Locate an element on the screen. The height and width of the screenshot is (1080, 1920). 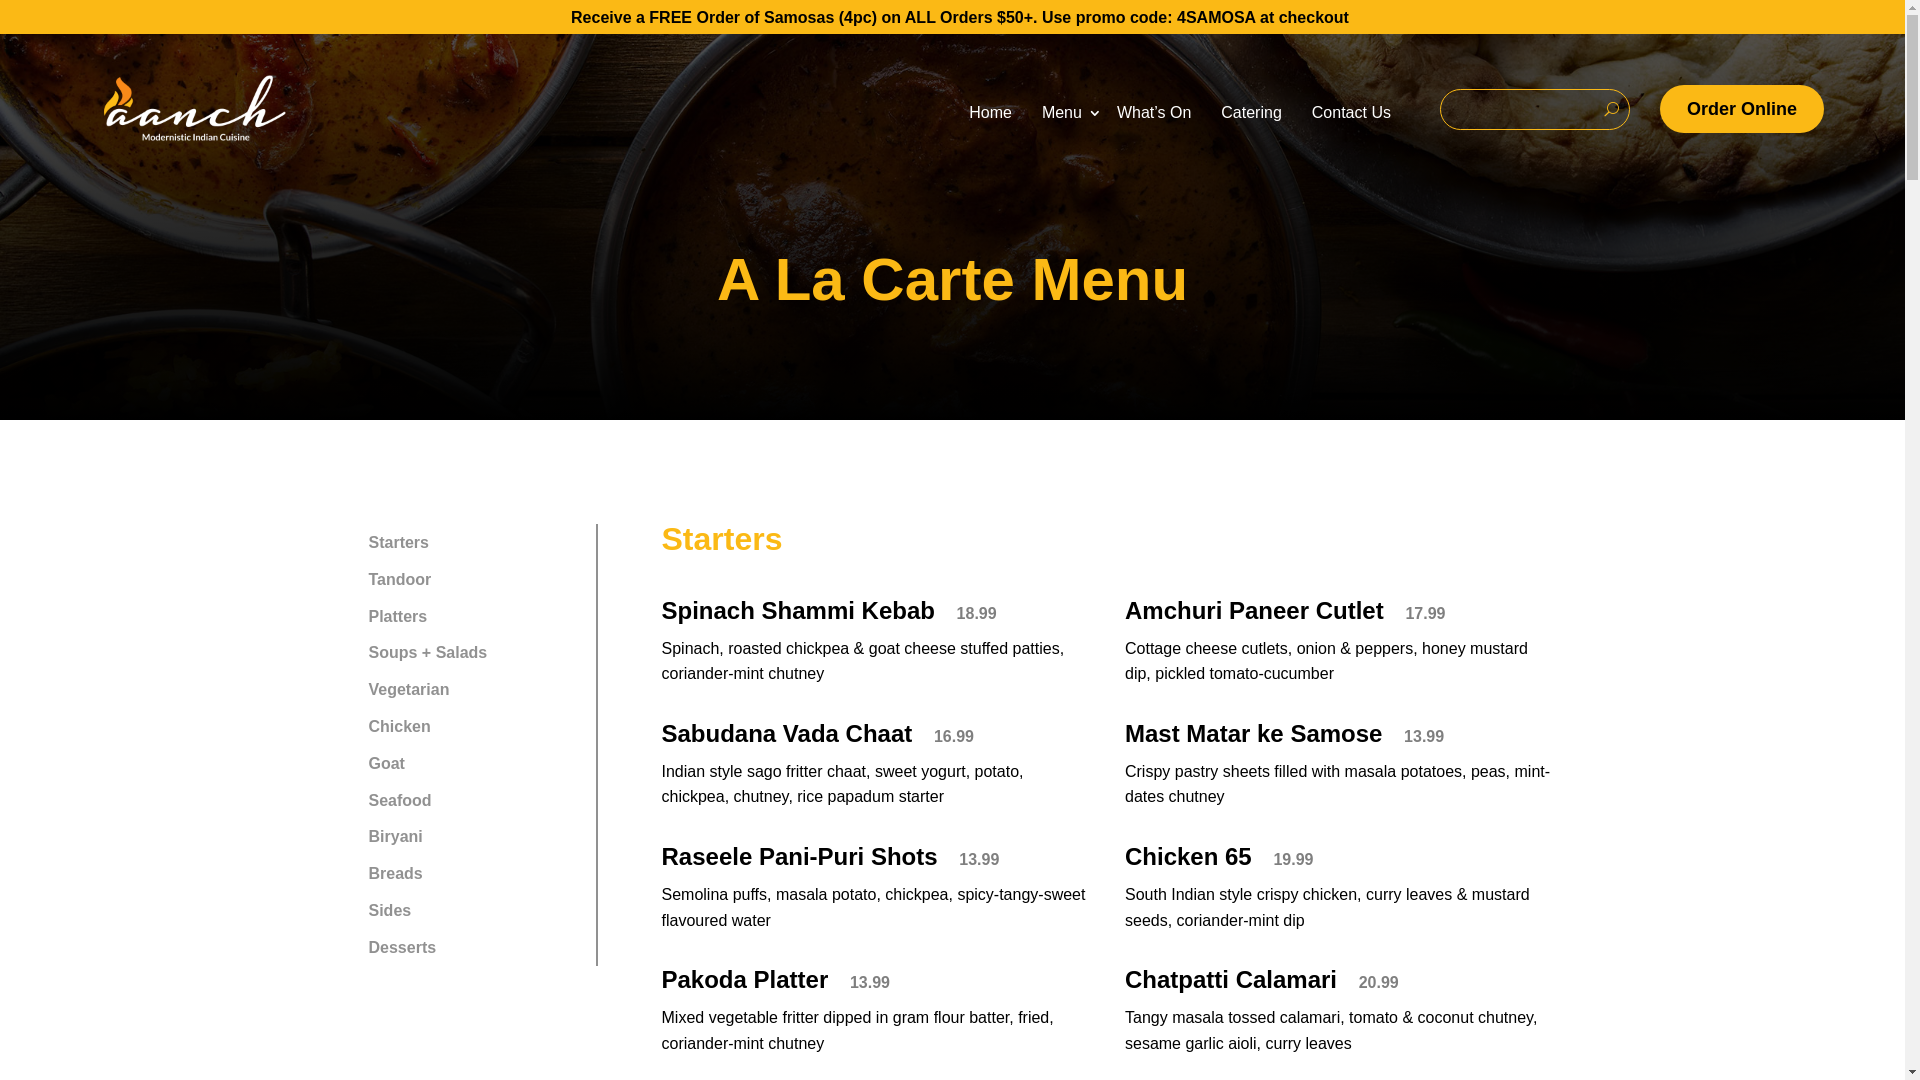
'Catering' is located at coordinates (1250, 112).